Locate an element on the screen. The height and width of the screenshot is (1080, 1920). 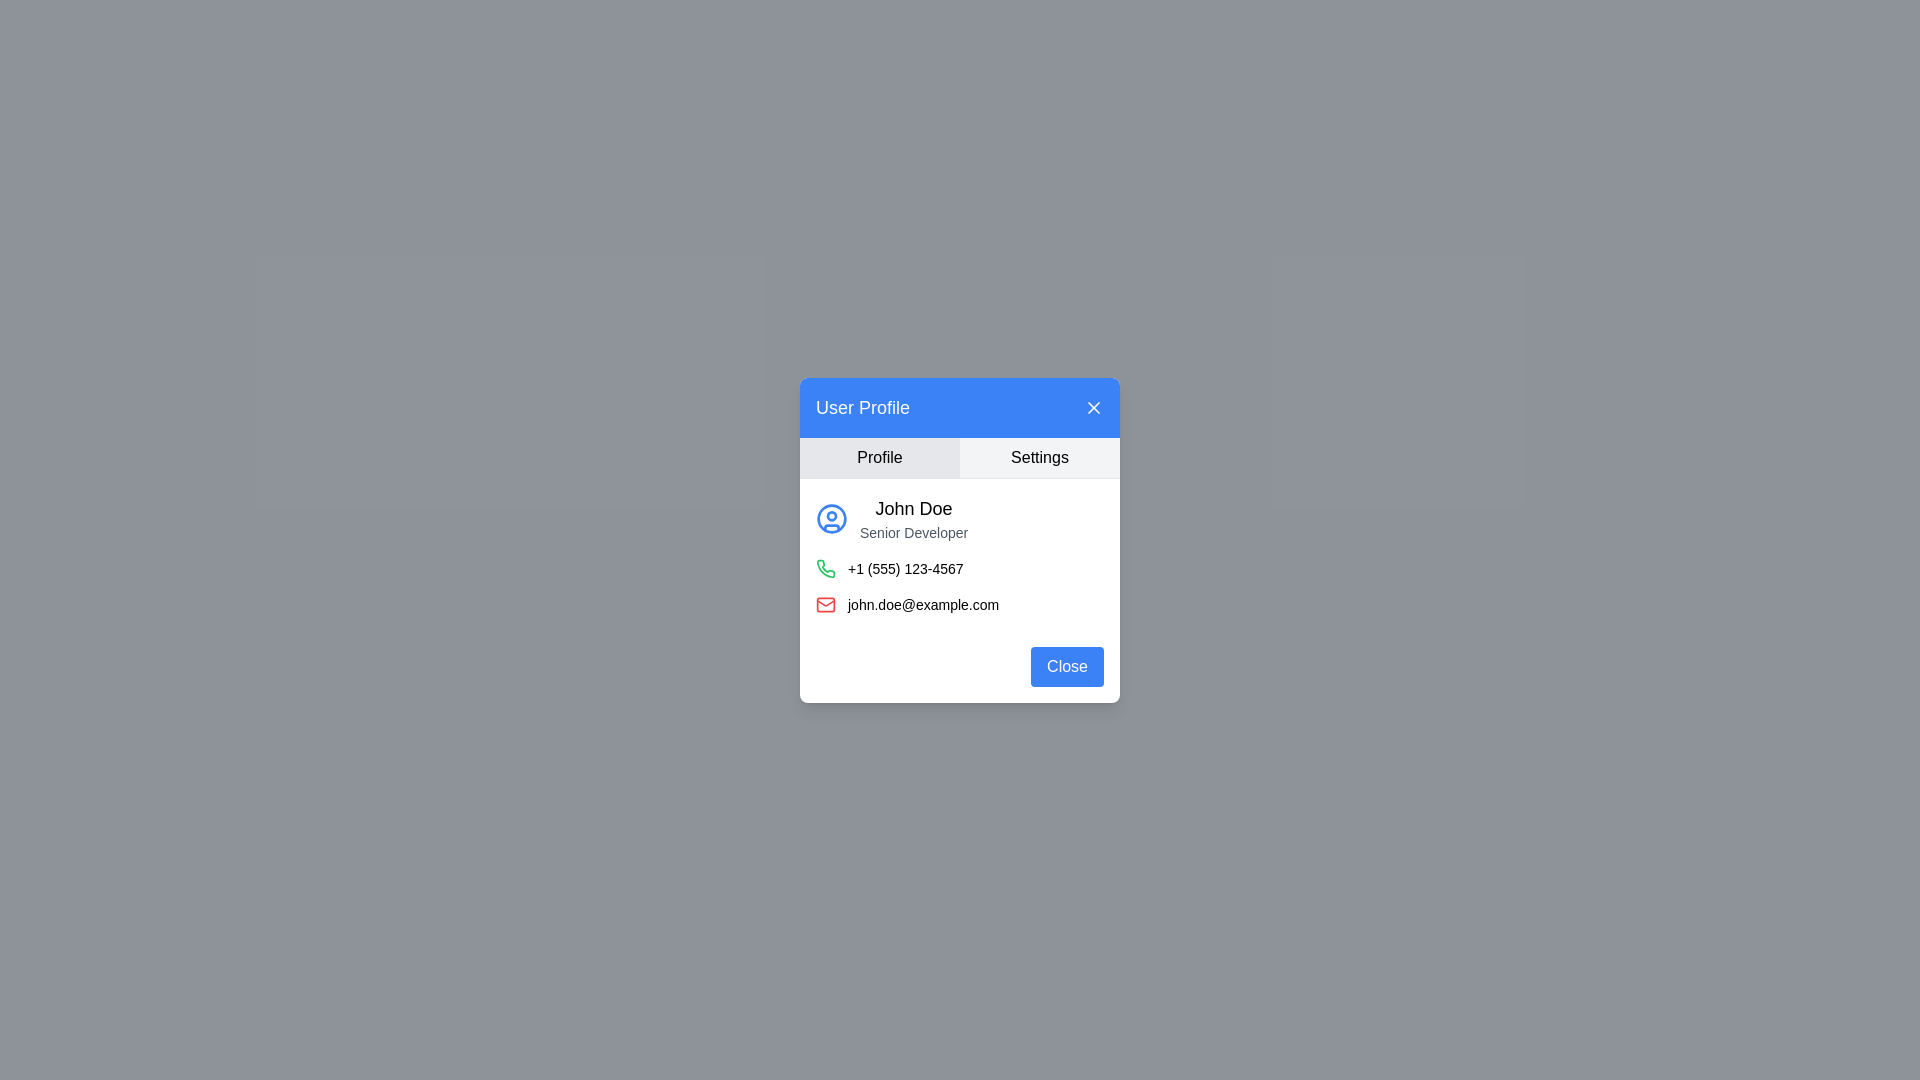
the 'Settings' tab button, which is the second tab in a two-tab horizontal menu within the 'User Profile' popup dialog, to switch views is located at coordinates (1040, 457).